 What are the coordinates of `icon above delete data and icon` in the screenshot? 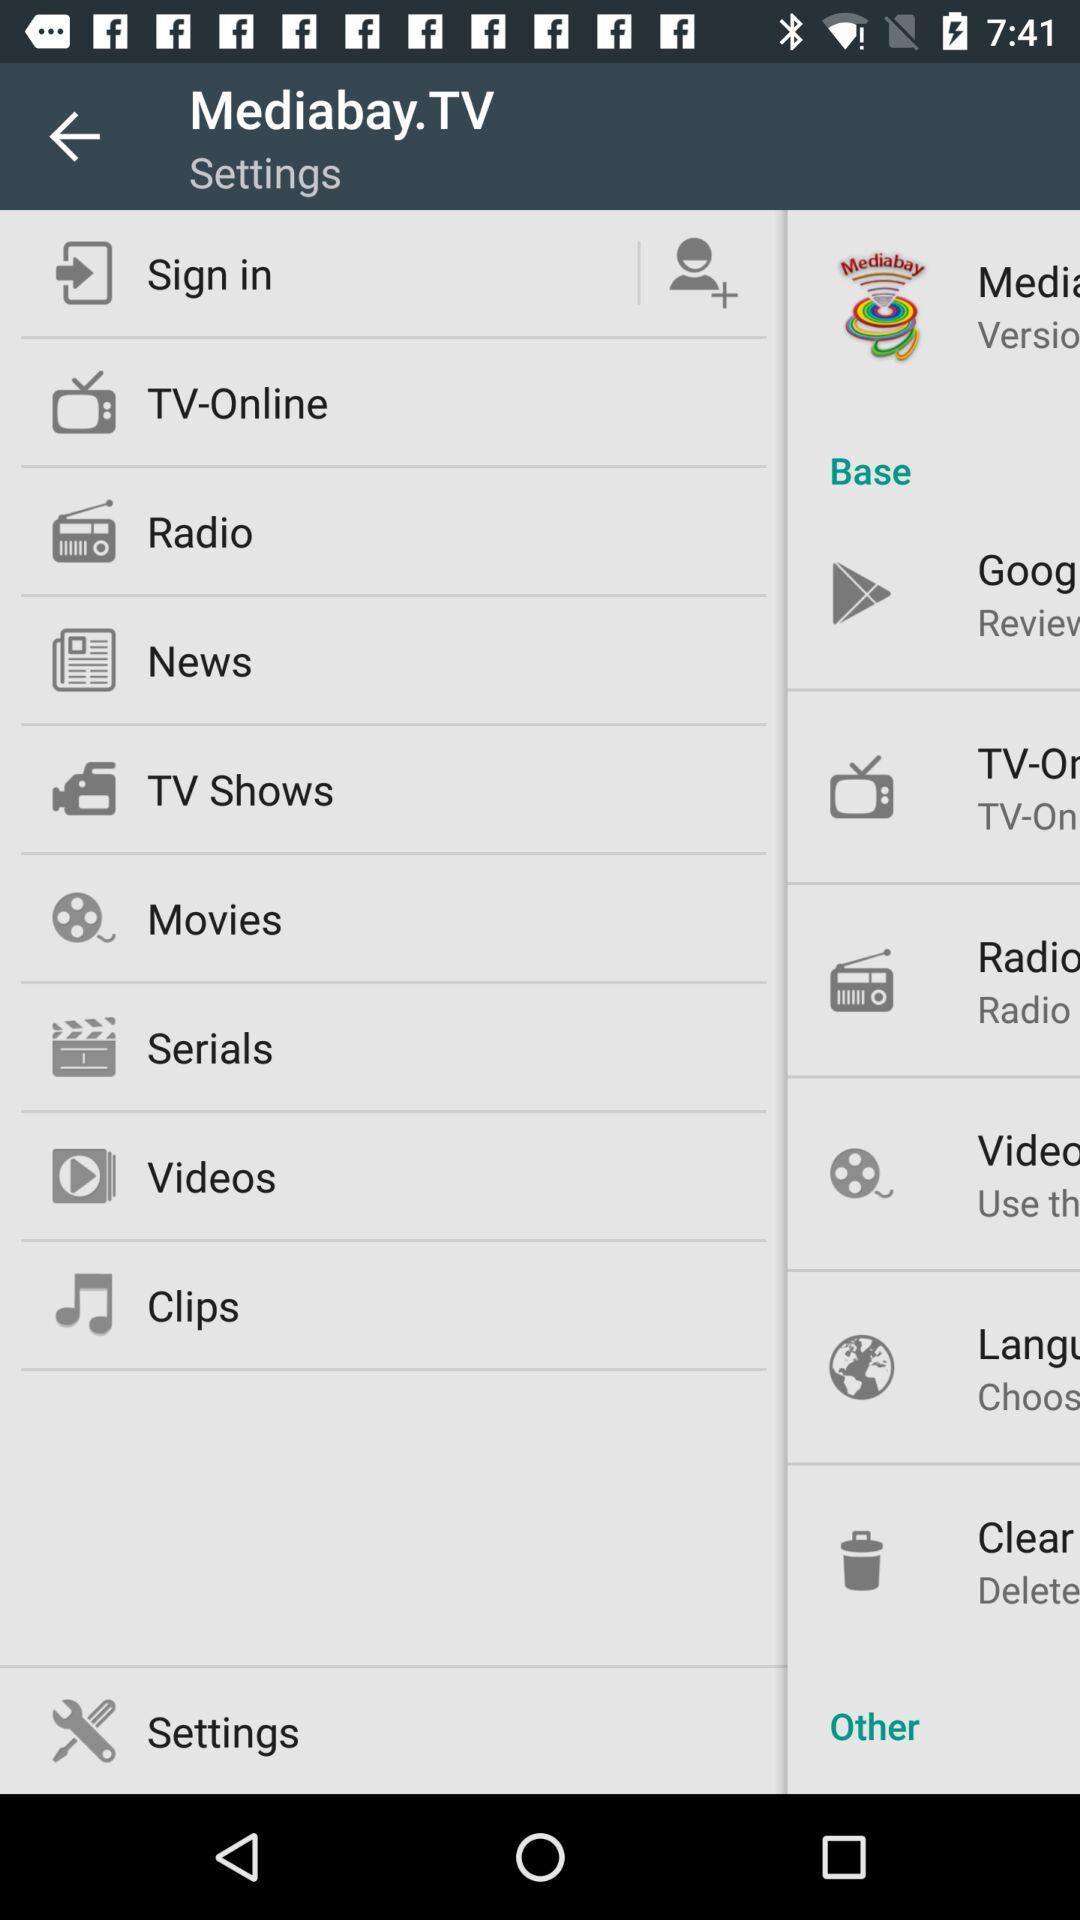 It's located at (1028, 1535).